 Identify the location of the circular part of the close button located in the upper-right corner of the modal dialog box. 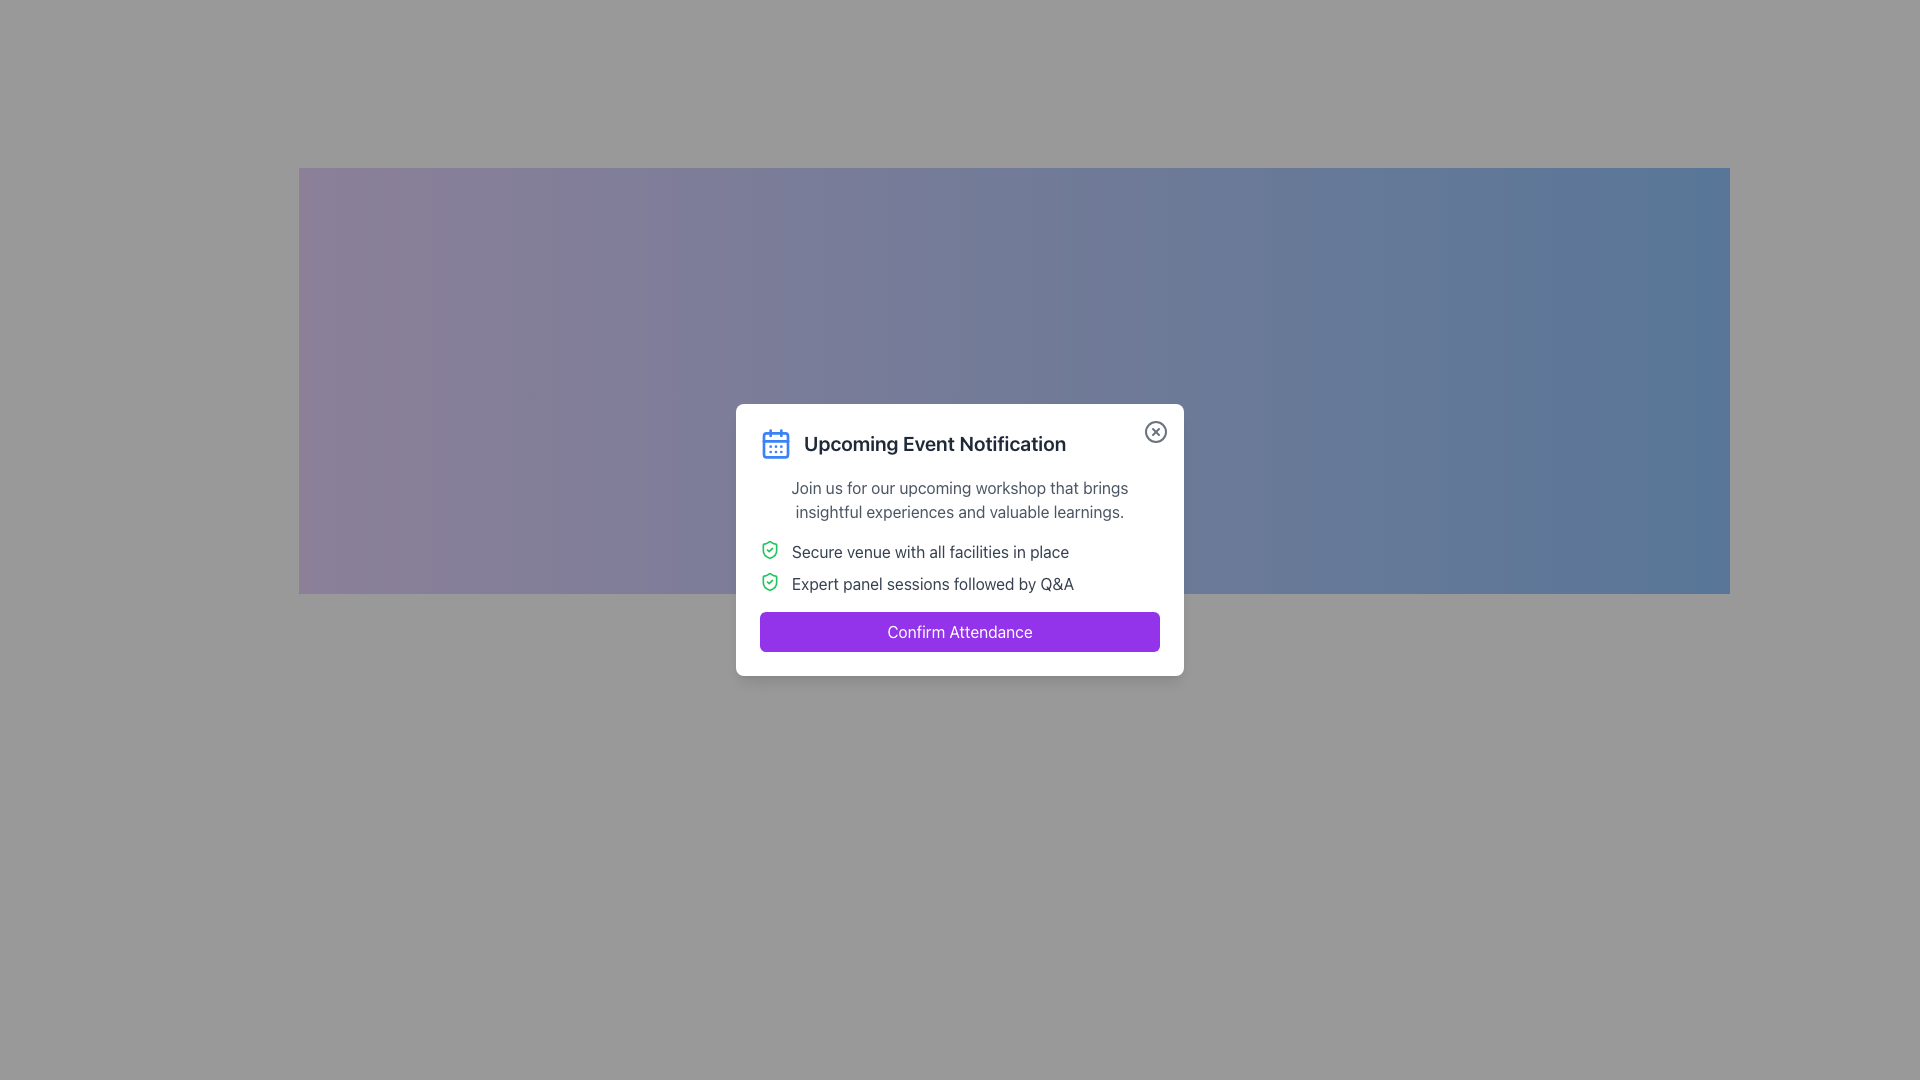
(1156, 431).